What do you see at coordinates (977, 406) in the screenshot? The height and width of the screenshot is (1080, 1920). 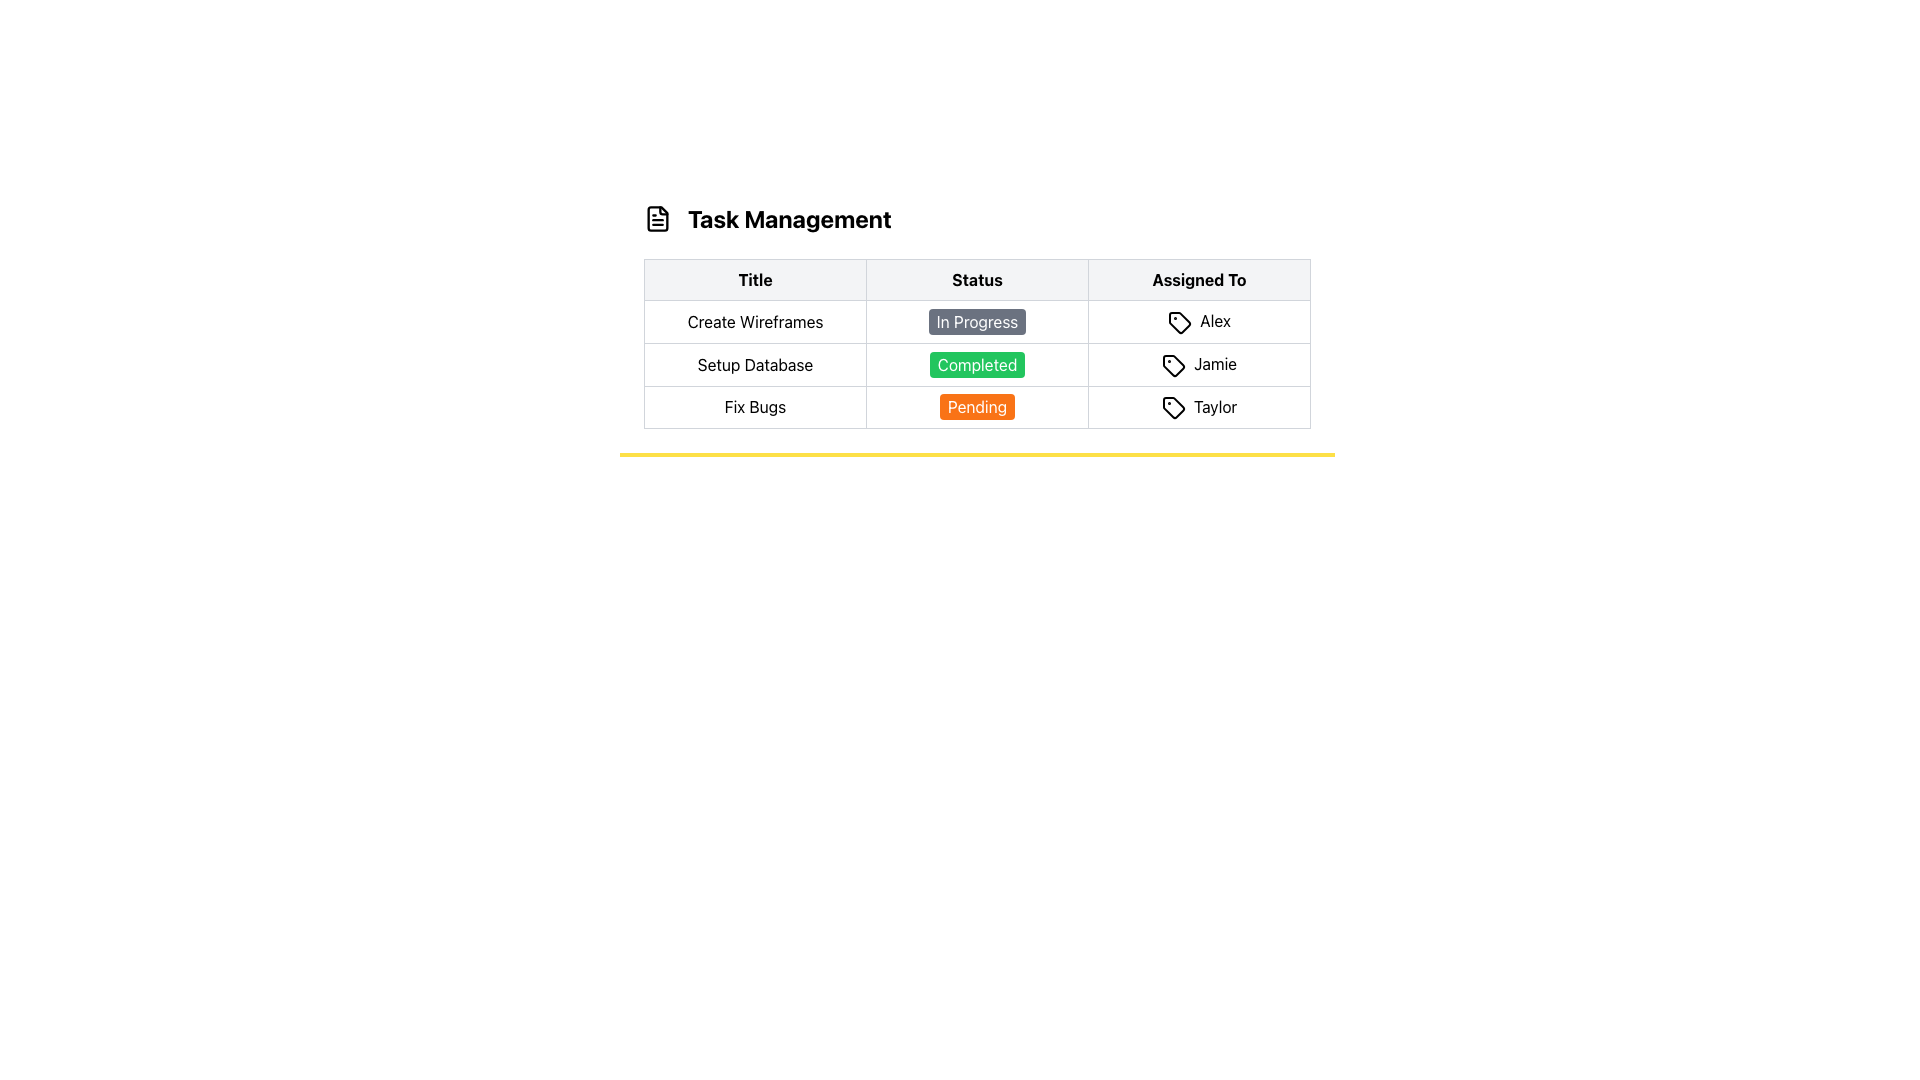 I see `the 'Pending' status badge in the third row of the 'Status' column, which is styled with a bright orange background and white text` at bounding box center [977, 406].